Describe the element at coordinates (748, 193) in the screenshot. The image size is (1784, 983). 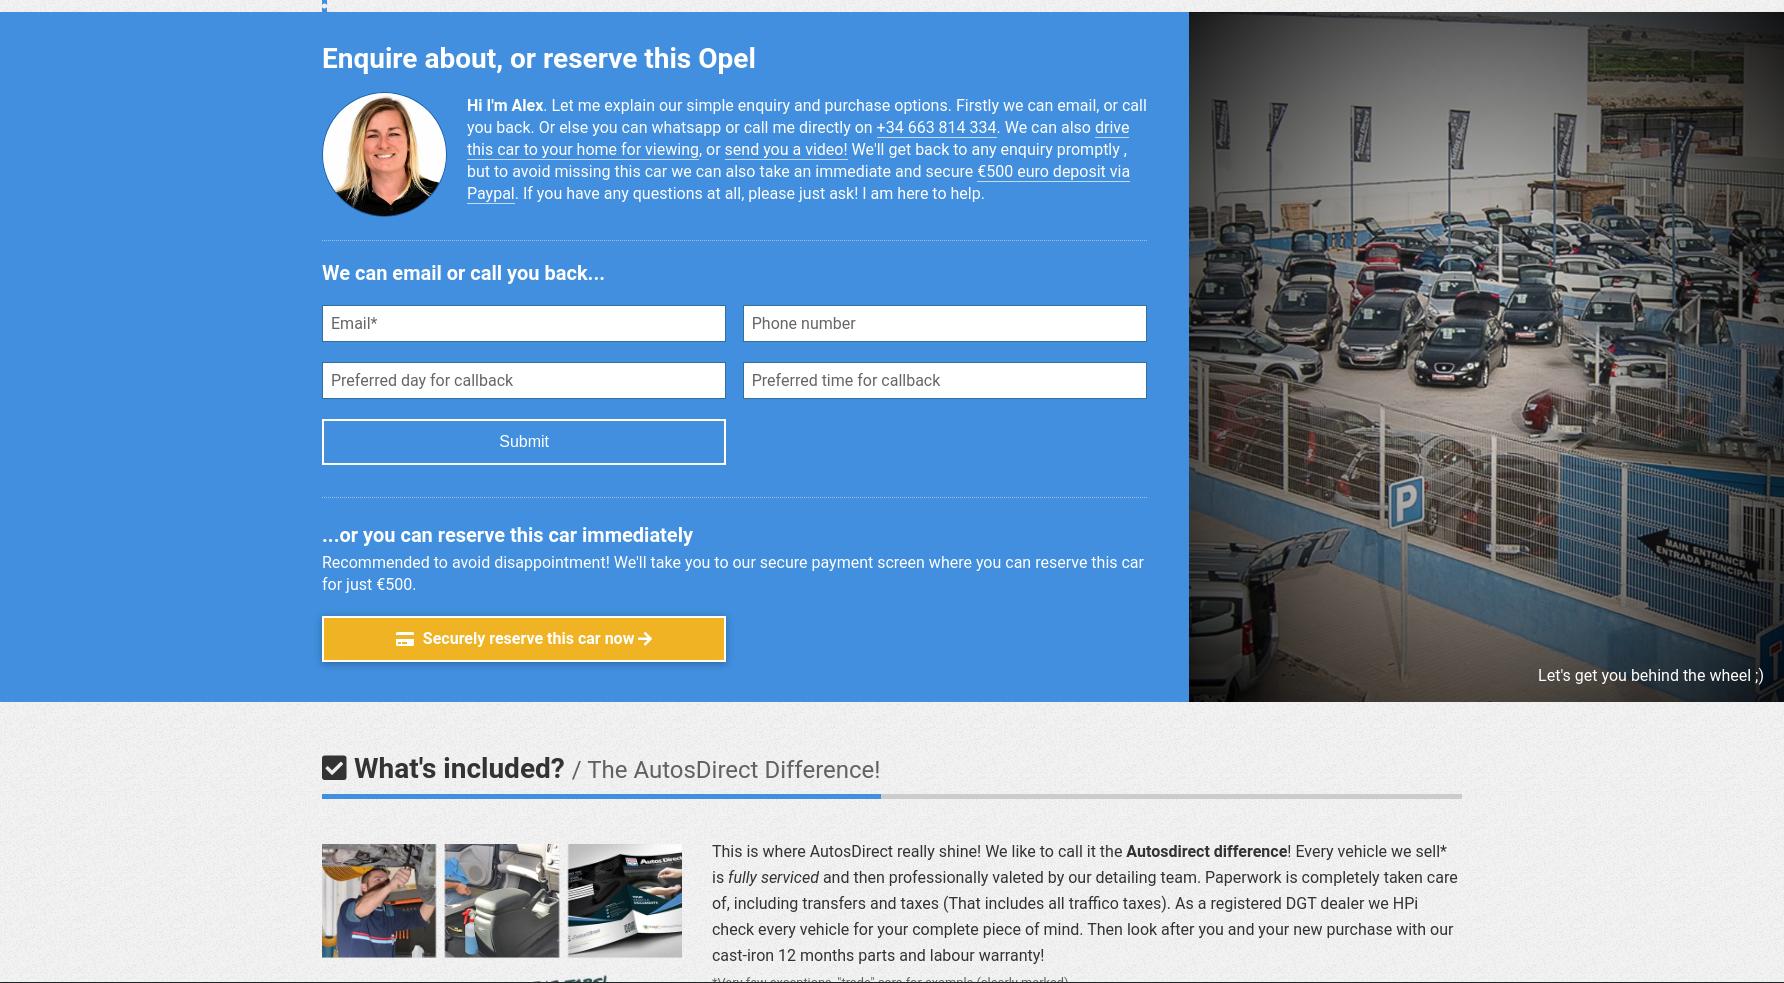
I see `'. If you have any ques­tions at all, please just ask! I am here to help.'` at that location.